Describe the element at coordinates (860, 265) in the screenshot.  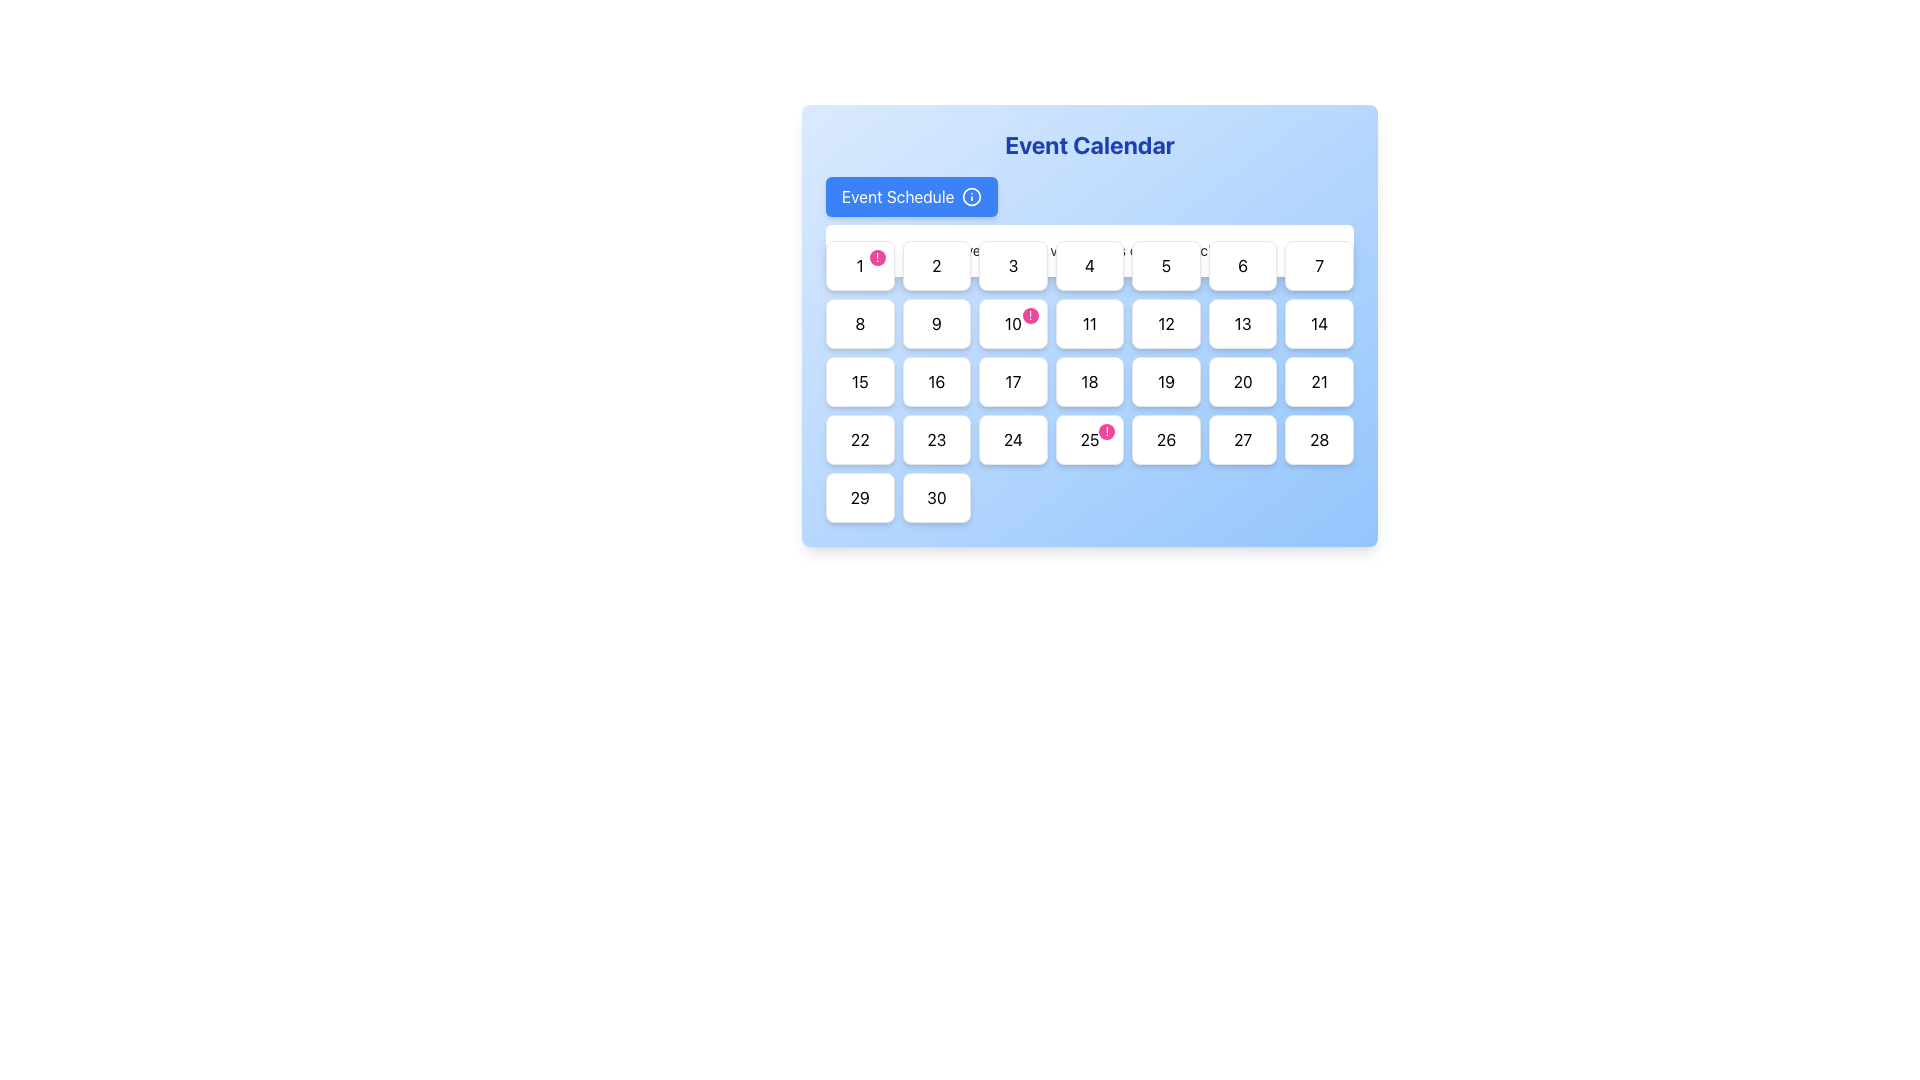
I see `on the first day of the calendar with a badge indicator` at that location.